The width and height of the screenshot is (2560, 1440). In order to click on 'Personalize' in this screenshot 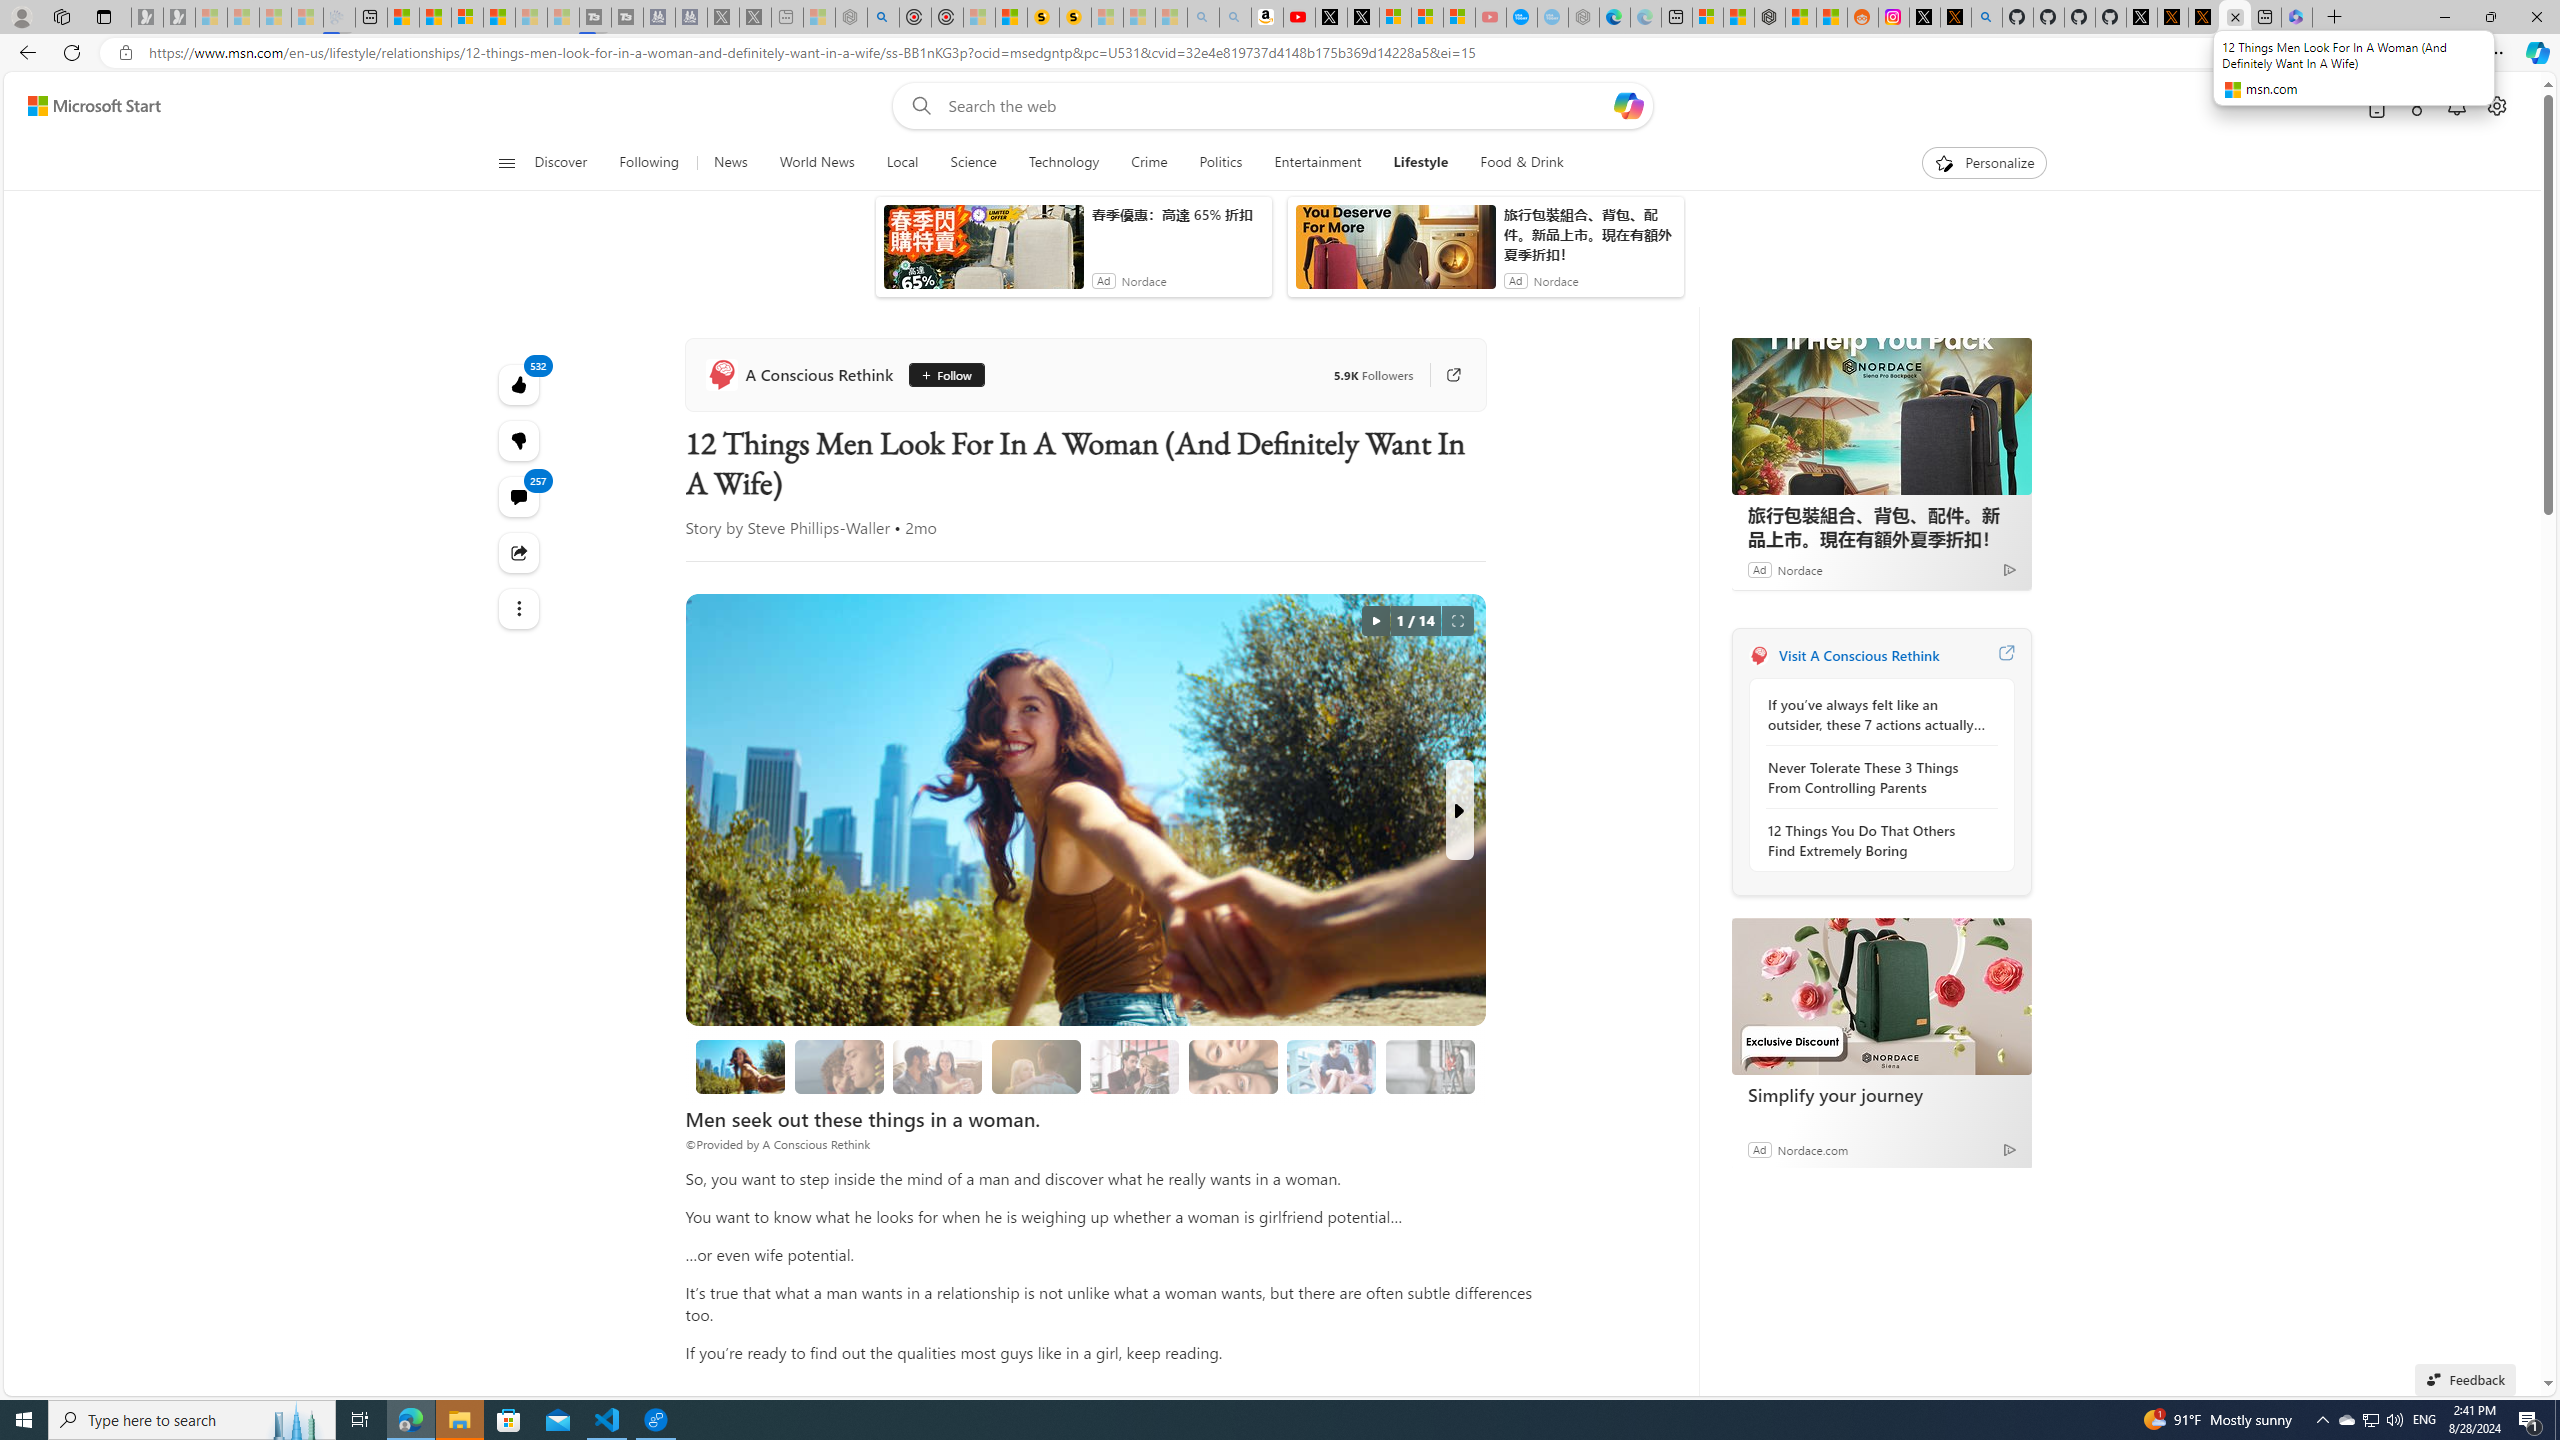, I will do `click(1984, 162)`.